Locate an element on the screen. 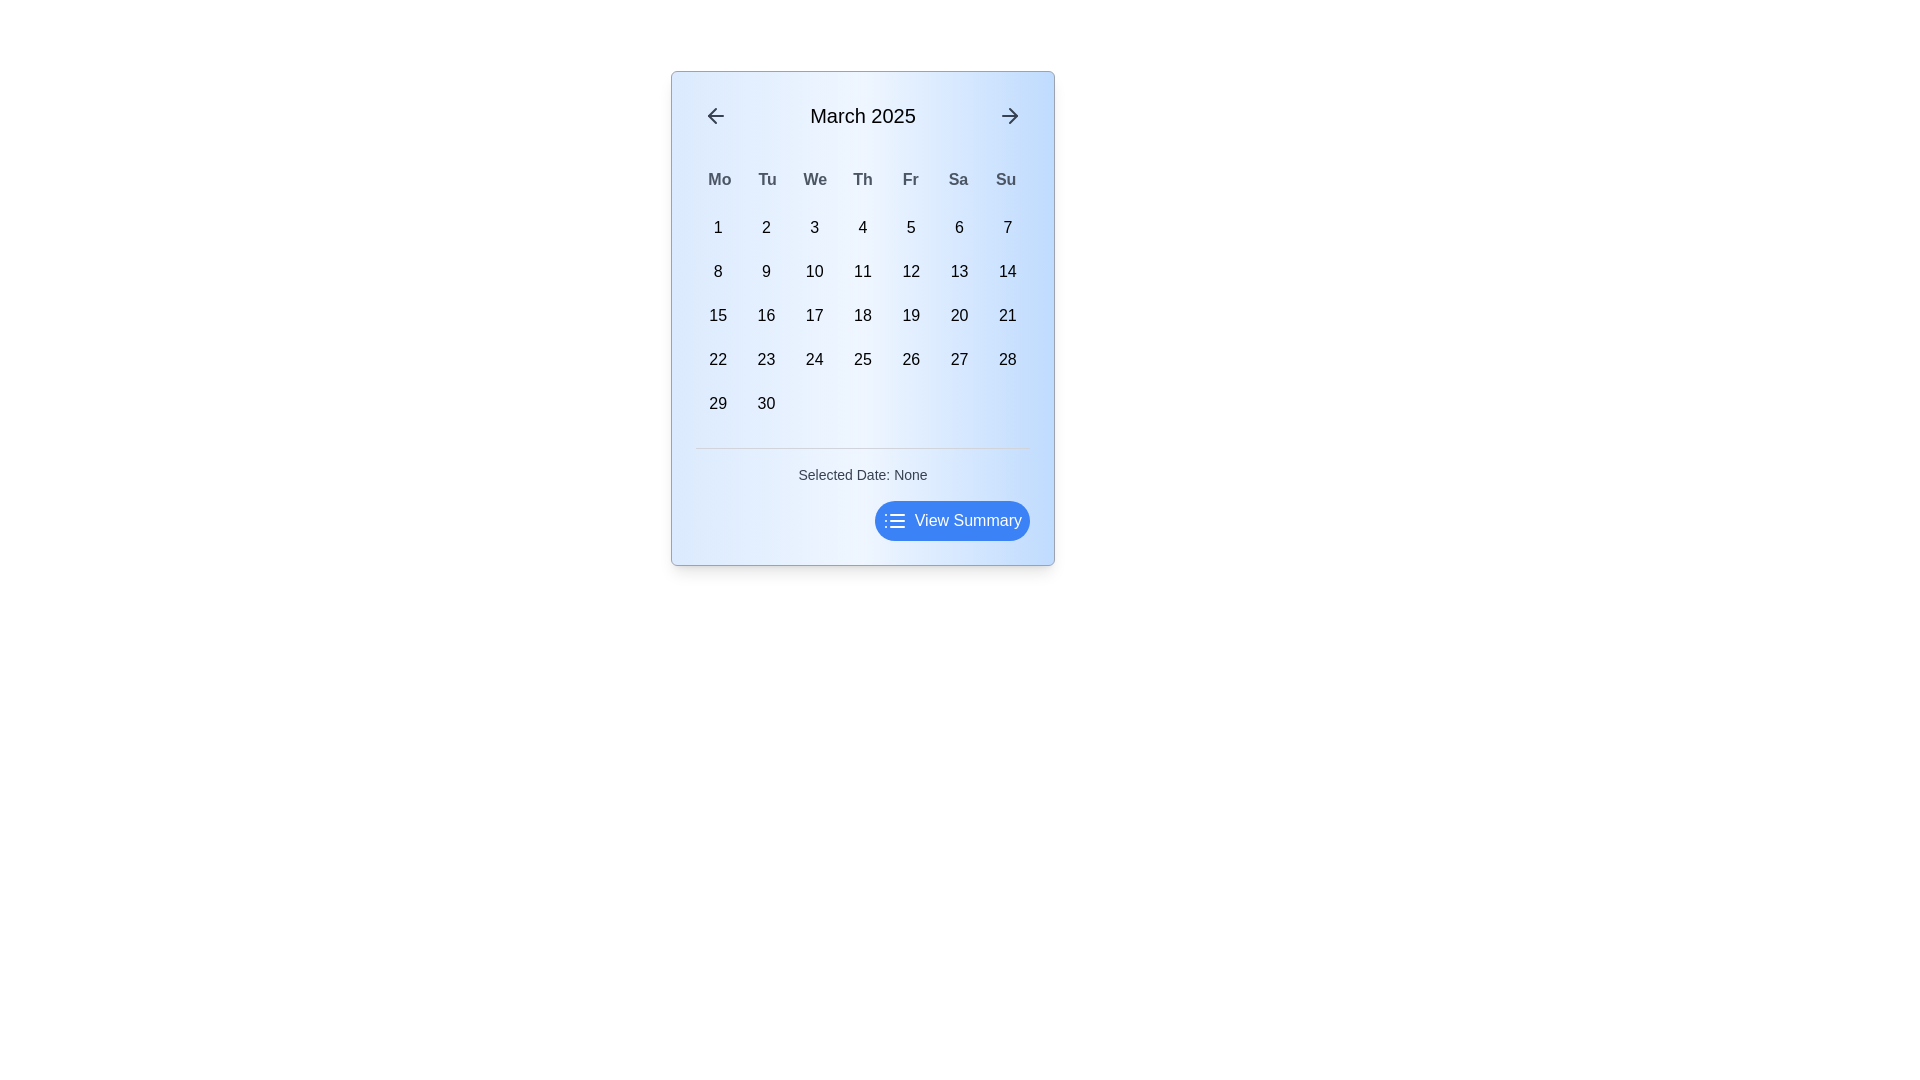 Image resolution: width=1920 pixels, height=1080 pixels. the text label 'Tu' which is the second item in the horizontal list of days in the calendar interface, located under the 'March 2025' heading is located at coordinates (766, 180).